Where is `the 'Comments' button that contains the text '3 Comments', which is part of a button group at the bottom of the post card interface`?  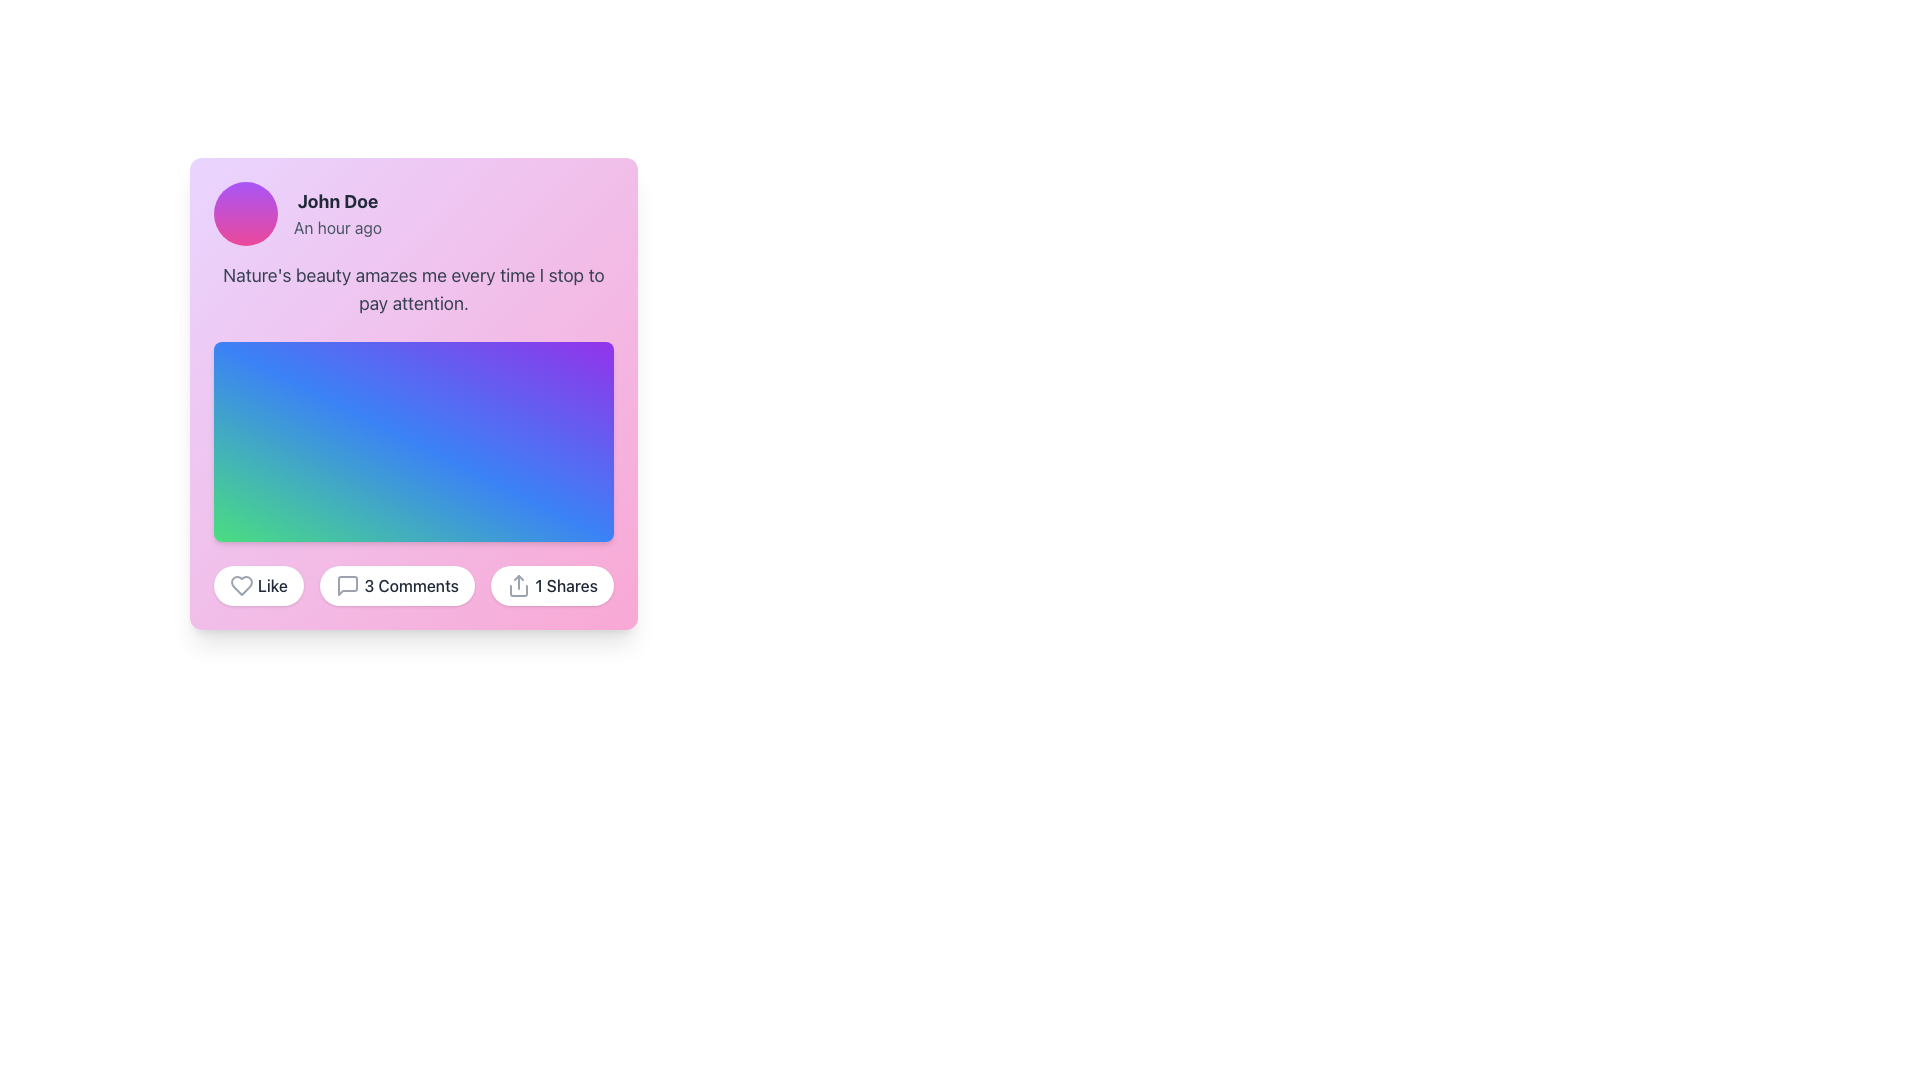 the 'Comments' button that contains the text '3 Comments', which is part of a button group at the bottom of the post card interface is located at coordinates (410, 585).